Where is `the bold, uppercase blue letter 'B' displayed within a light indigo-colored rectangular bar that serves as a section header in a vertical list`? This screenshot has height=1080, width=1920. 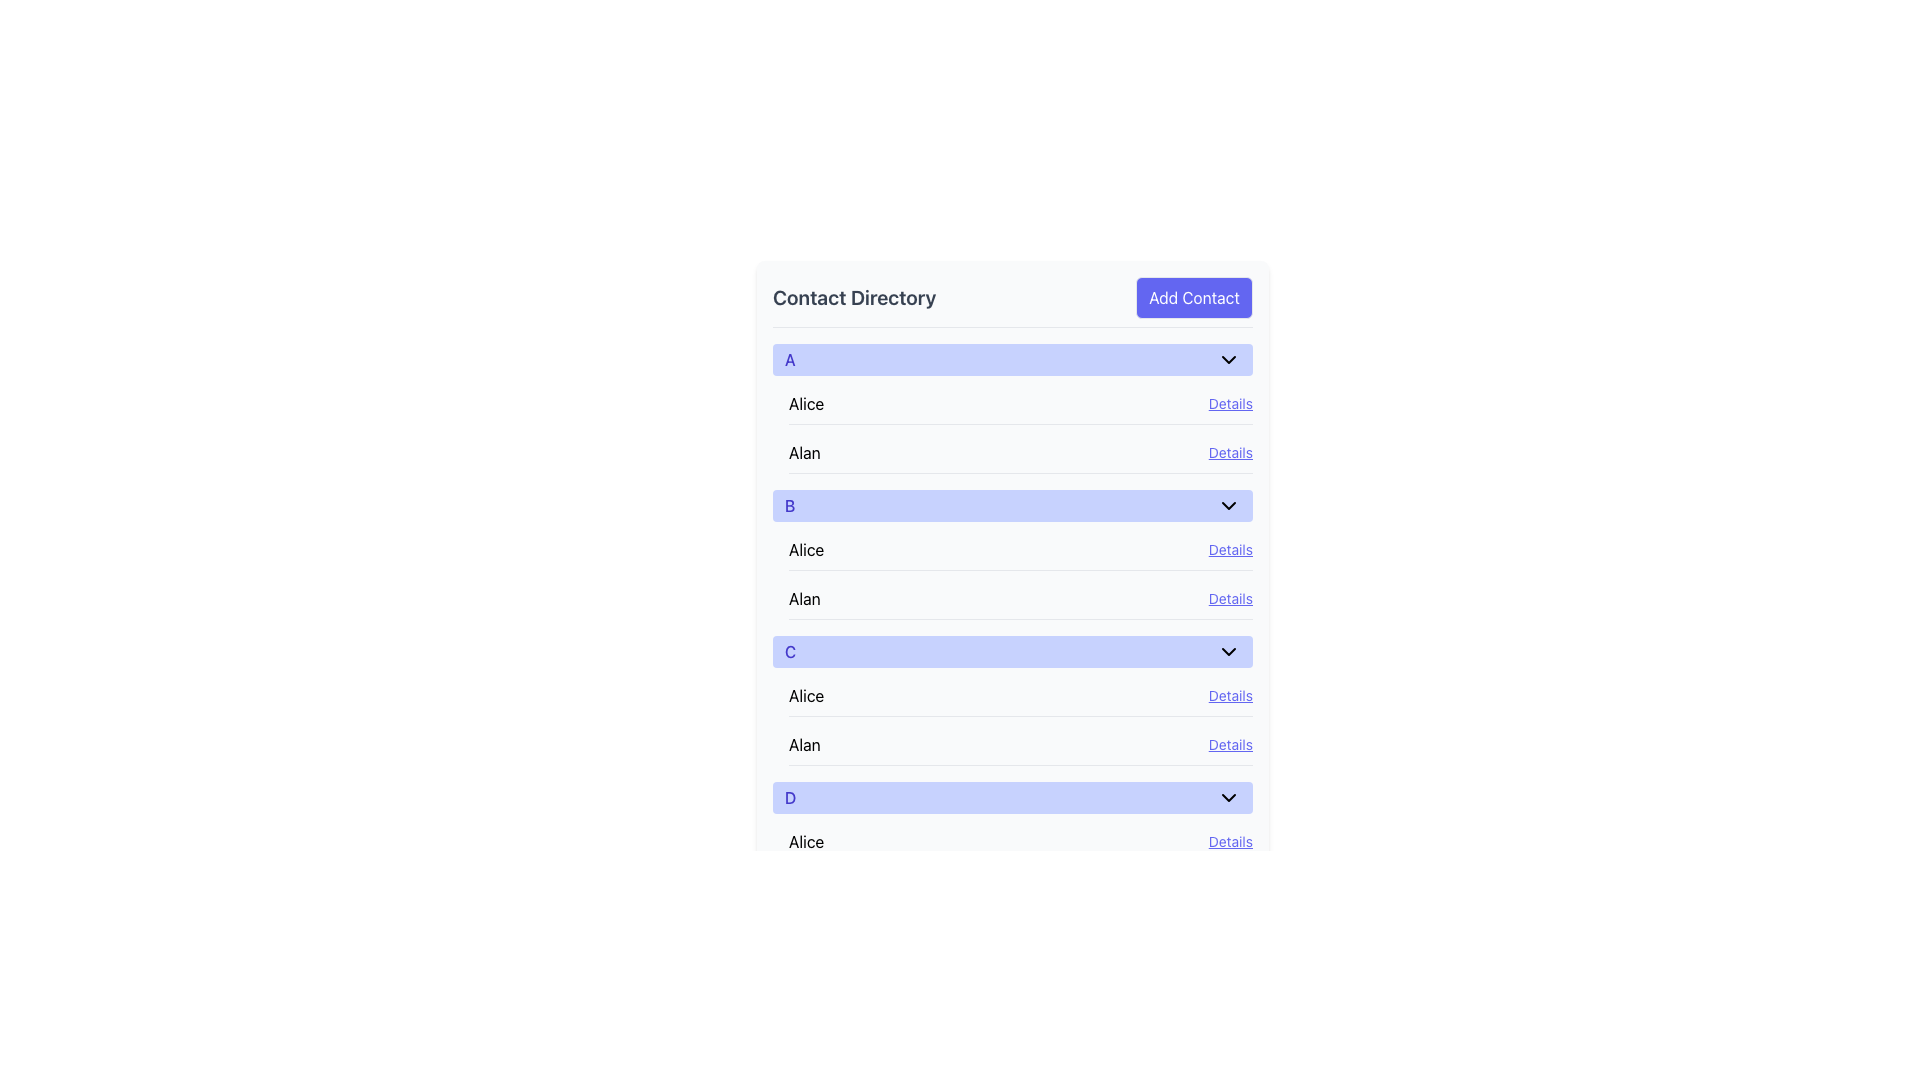 the bold, uppercase blue letter 'B' displayed within a light indigo-colored rectangular bar that serves as a section header in a vertical list is located at coordinates (789, 504).